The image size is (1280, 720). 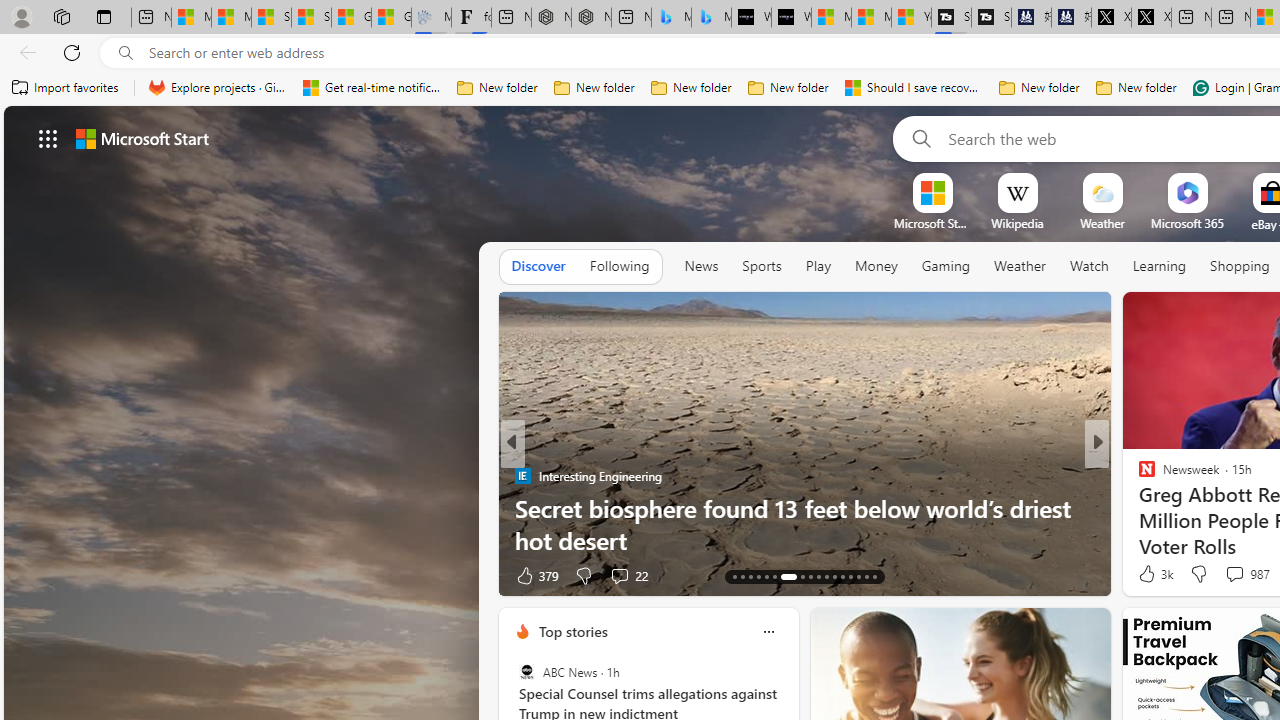 What do you see at coordinates (826, 577) in the screenshot?
I see `'AutomationID: tab-23'` at bounding box center [826, 577].